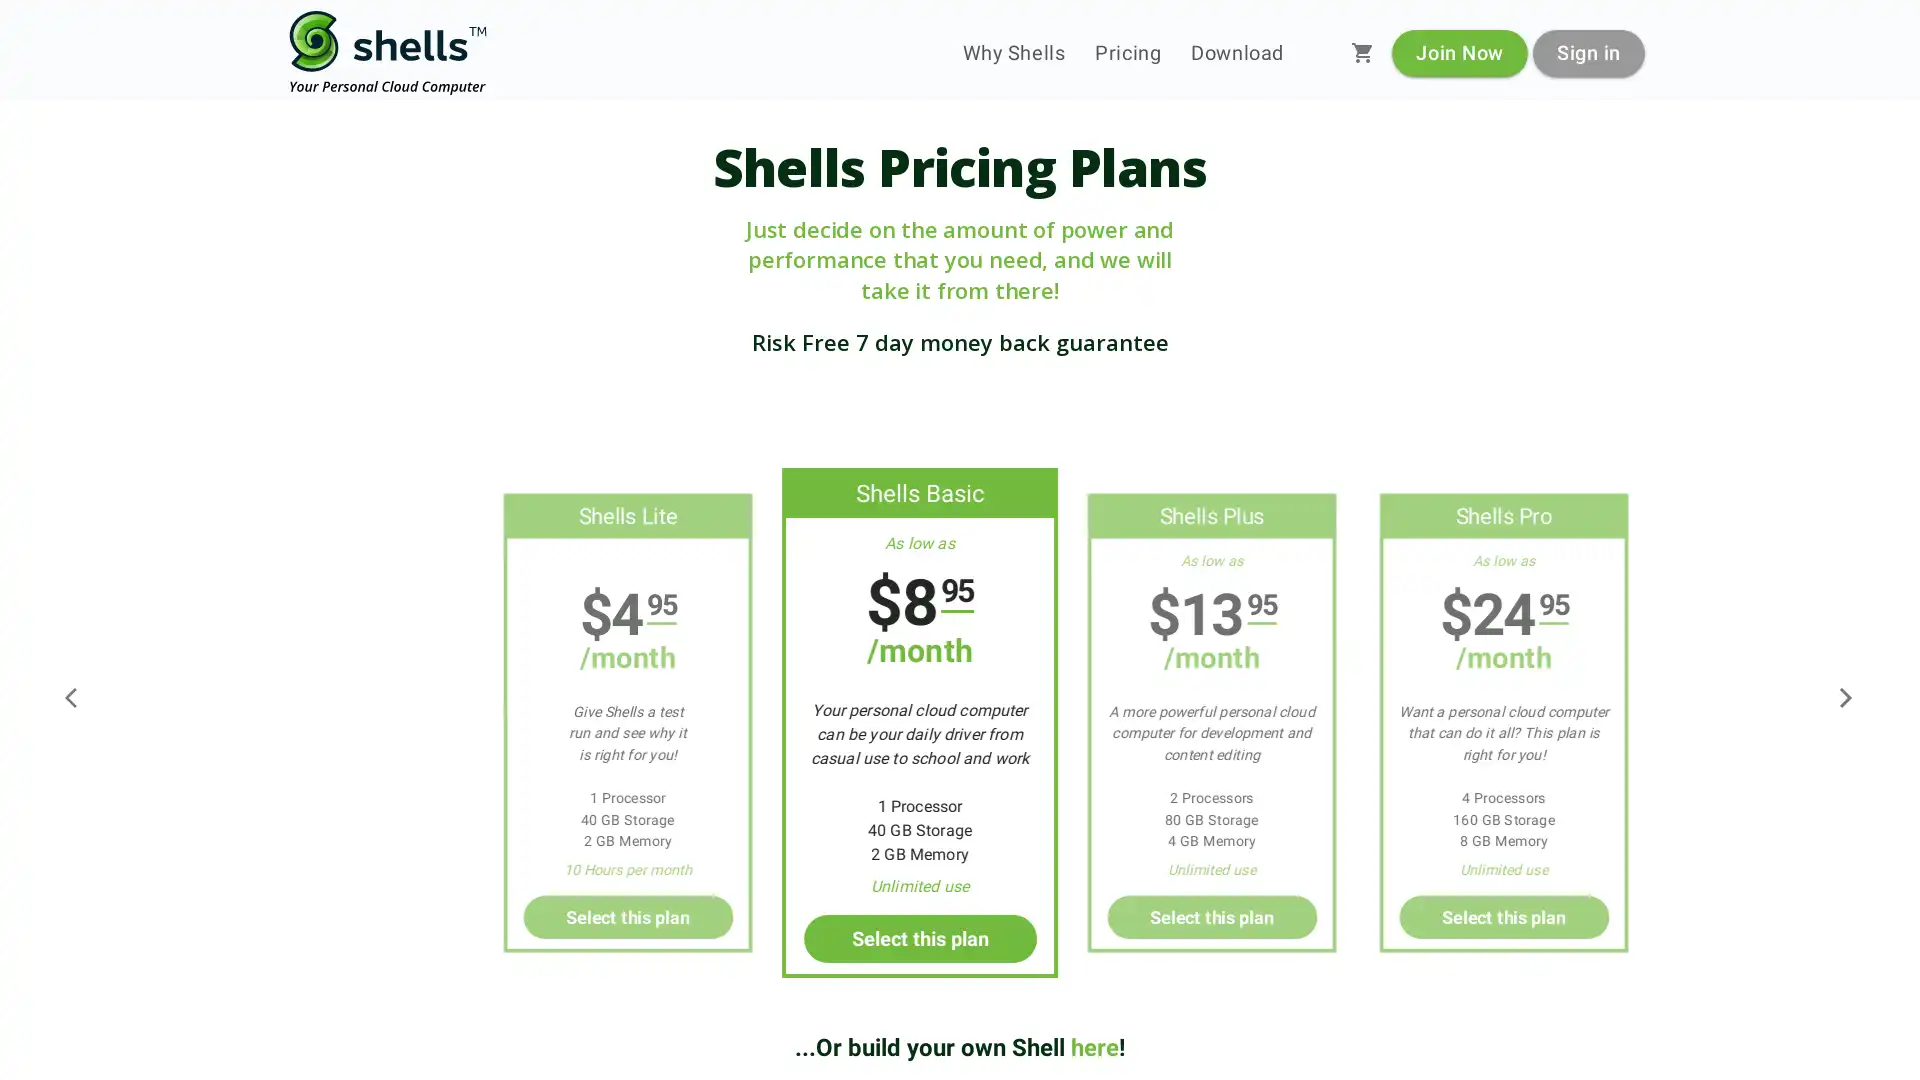 This screenshot has width=1920, height=1080. I want to click on Join Now, so click(1459, 51).